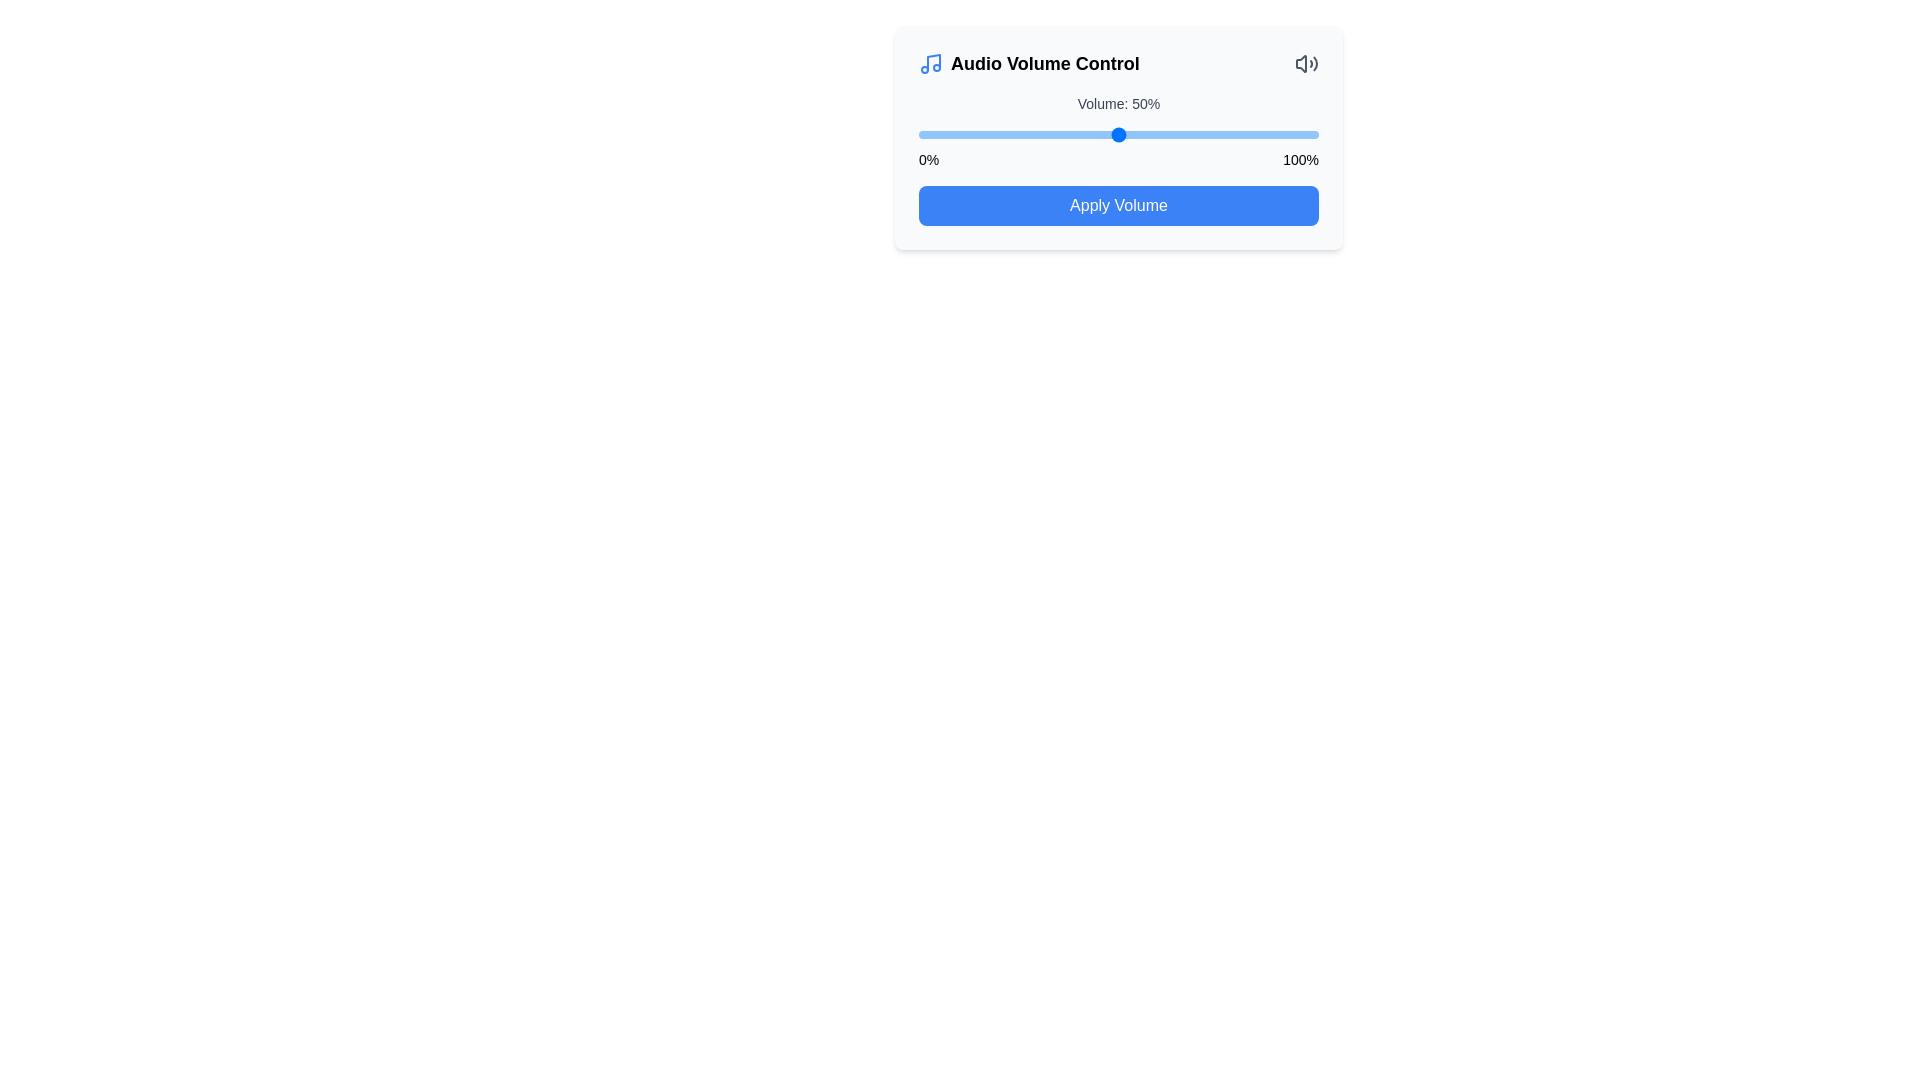  I want to click on the volume level, so click(1202, 135).